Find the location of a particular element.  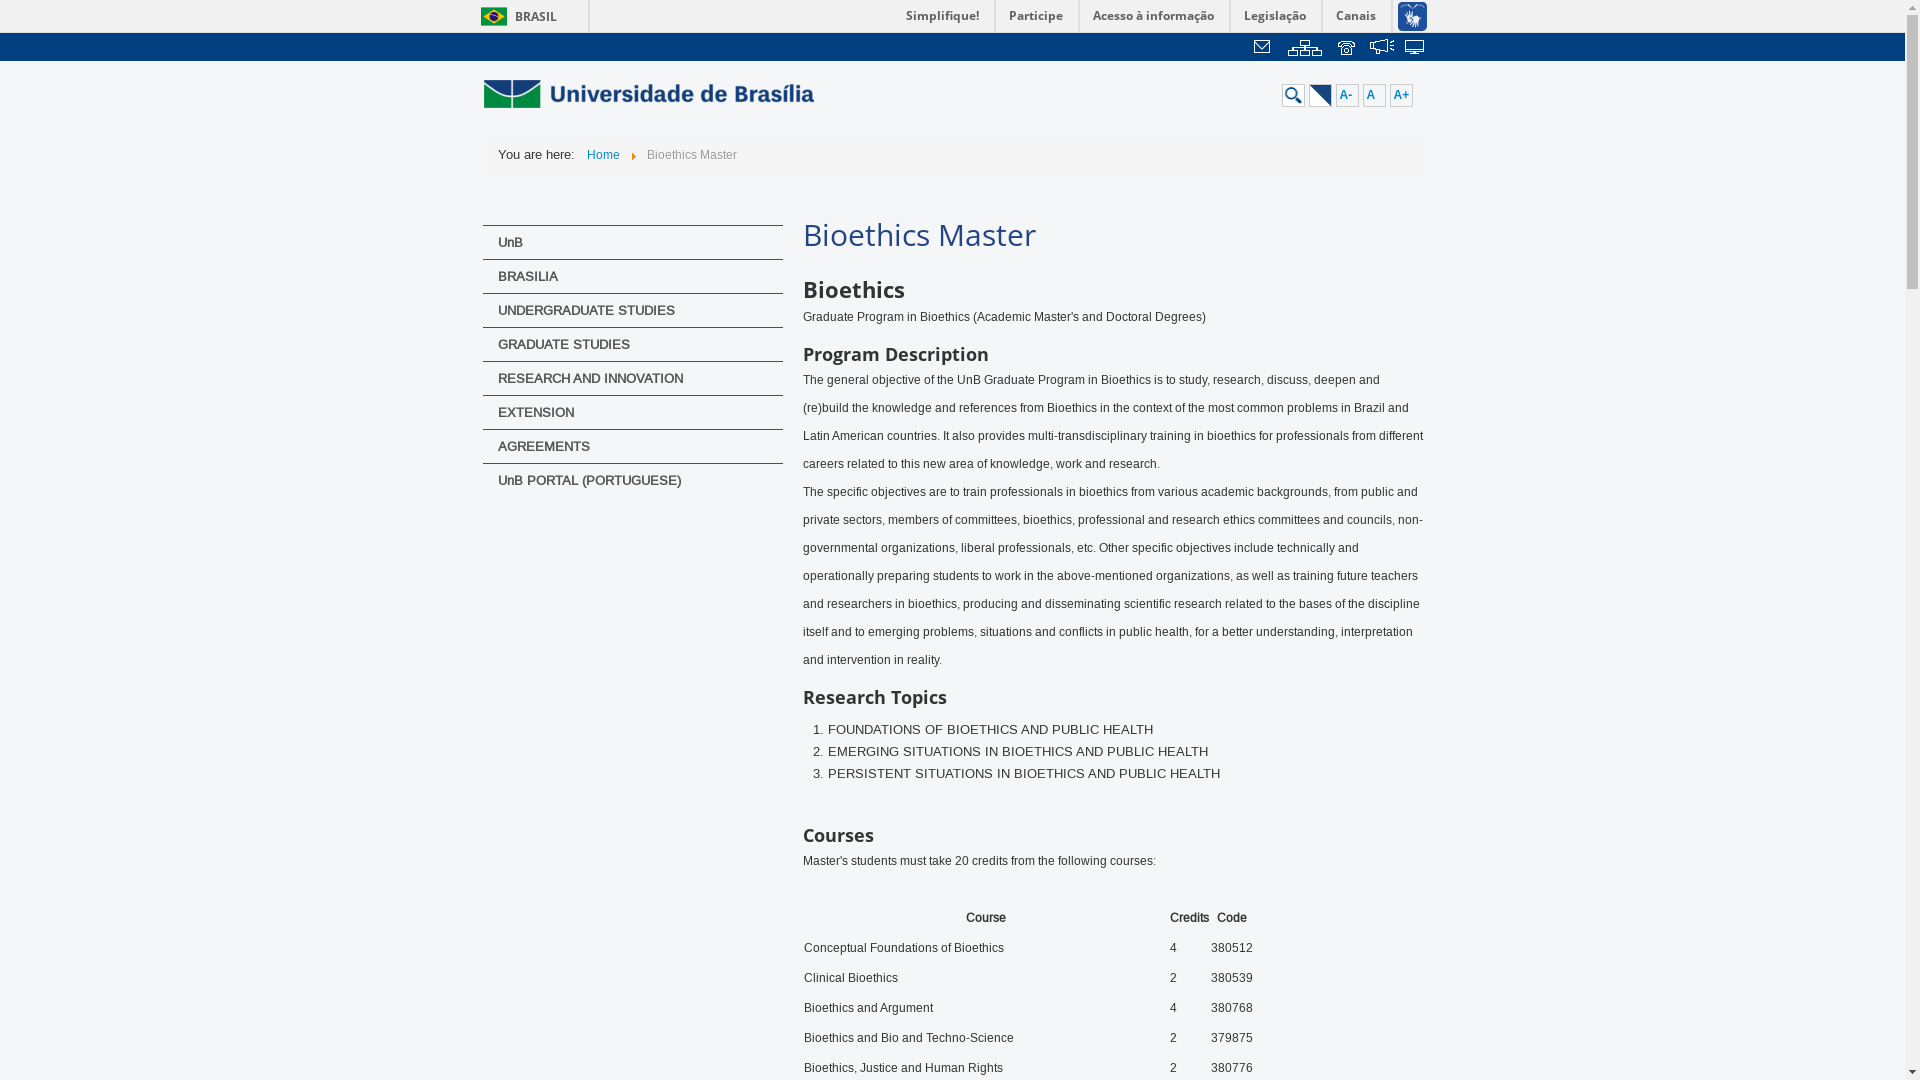

'A' is located at coordinates (1372, 95).